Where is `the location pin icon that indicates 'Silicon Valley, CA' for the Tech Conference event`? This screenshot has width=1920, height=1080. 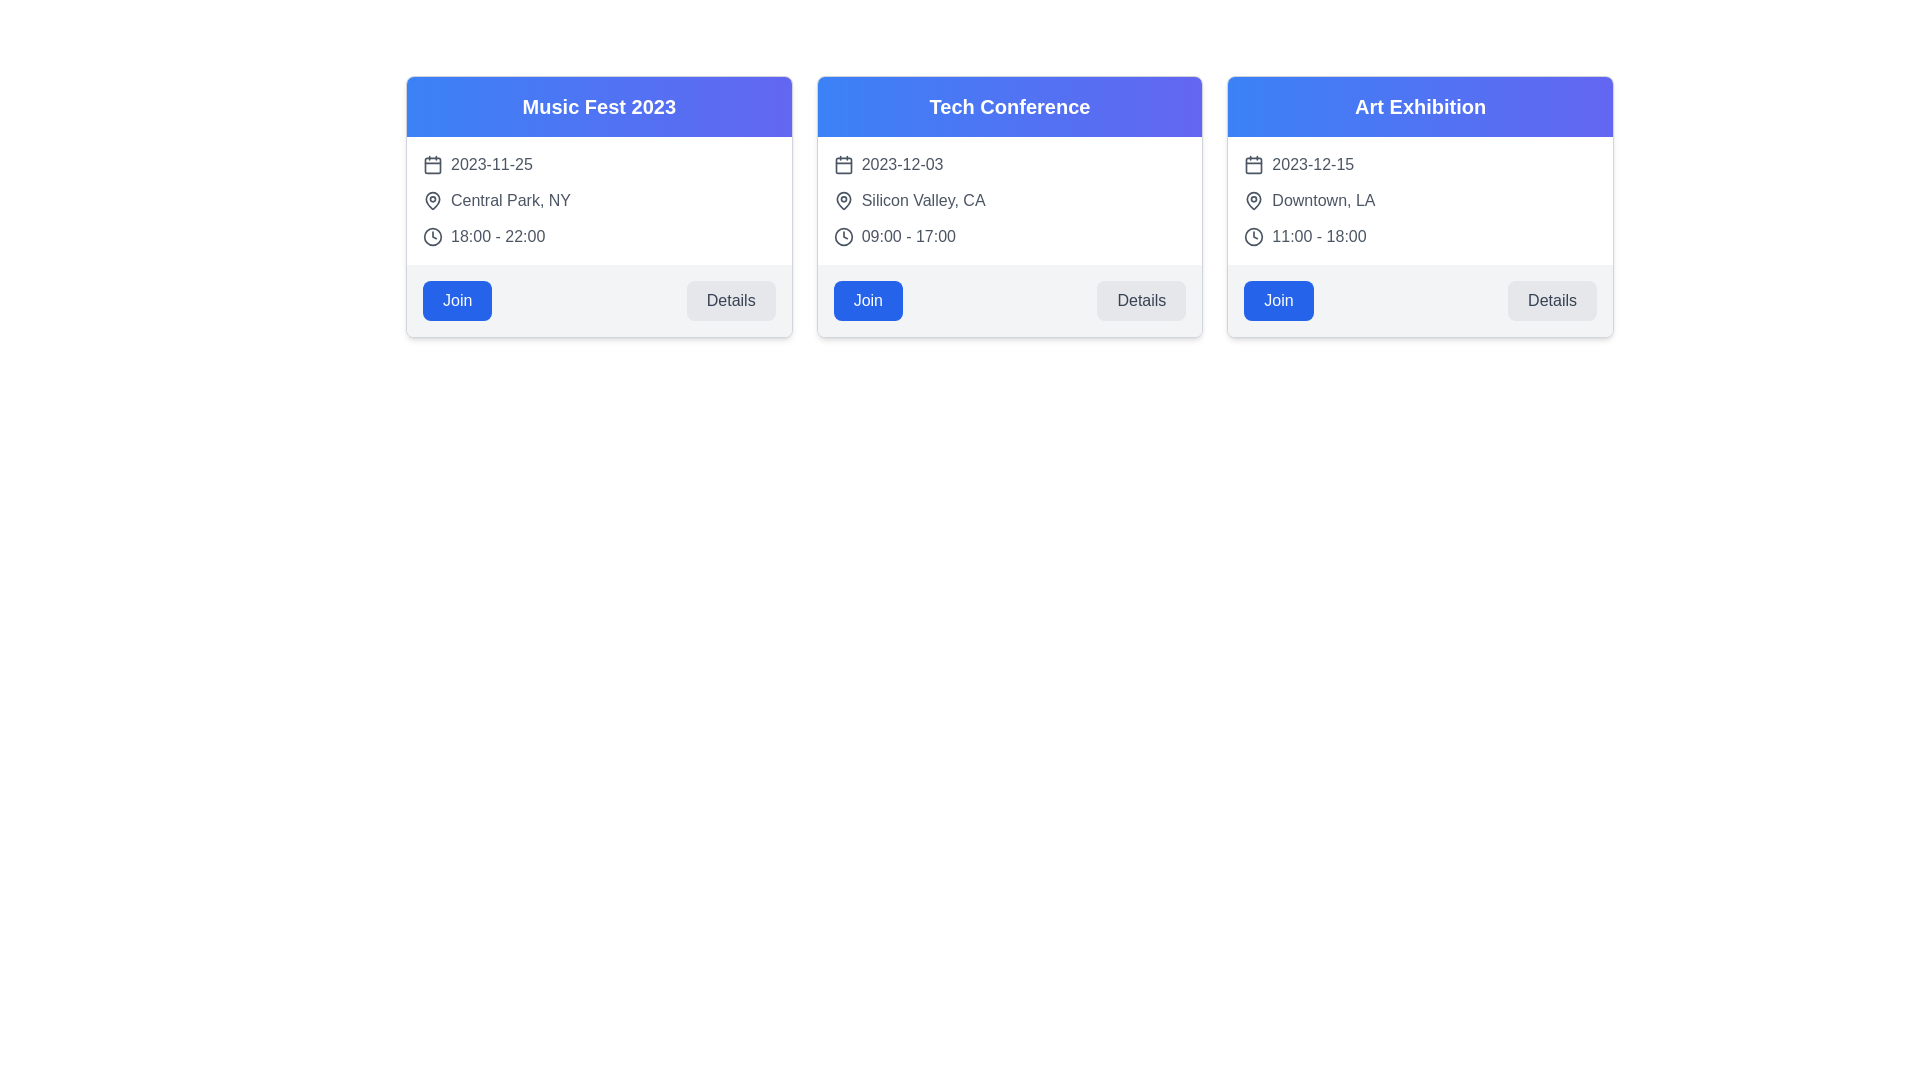
the location pin icon that indicates 'Silicon Valley, CA' for the Tech Conference event is located at coordinates (843, 200).